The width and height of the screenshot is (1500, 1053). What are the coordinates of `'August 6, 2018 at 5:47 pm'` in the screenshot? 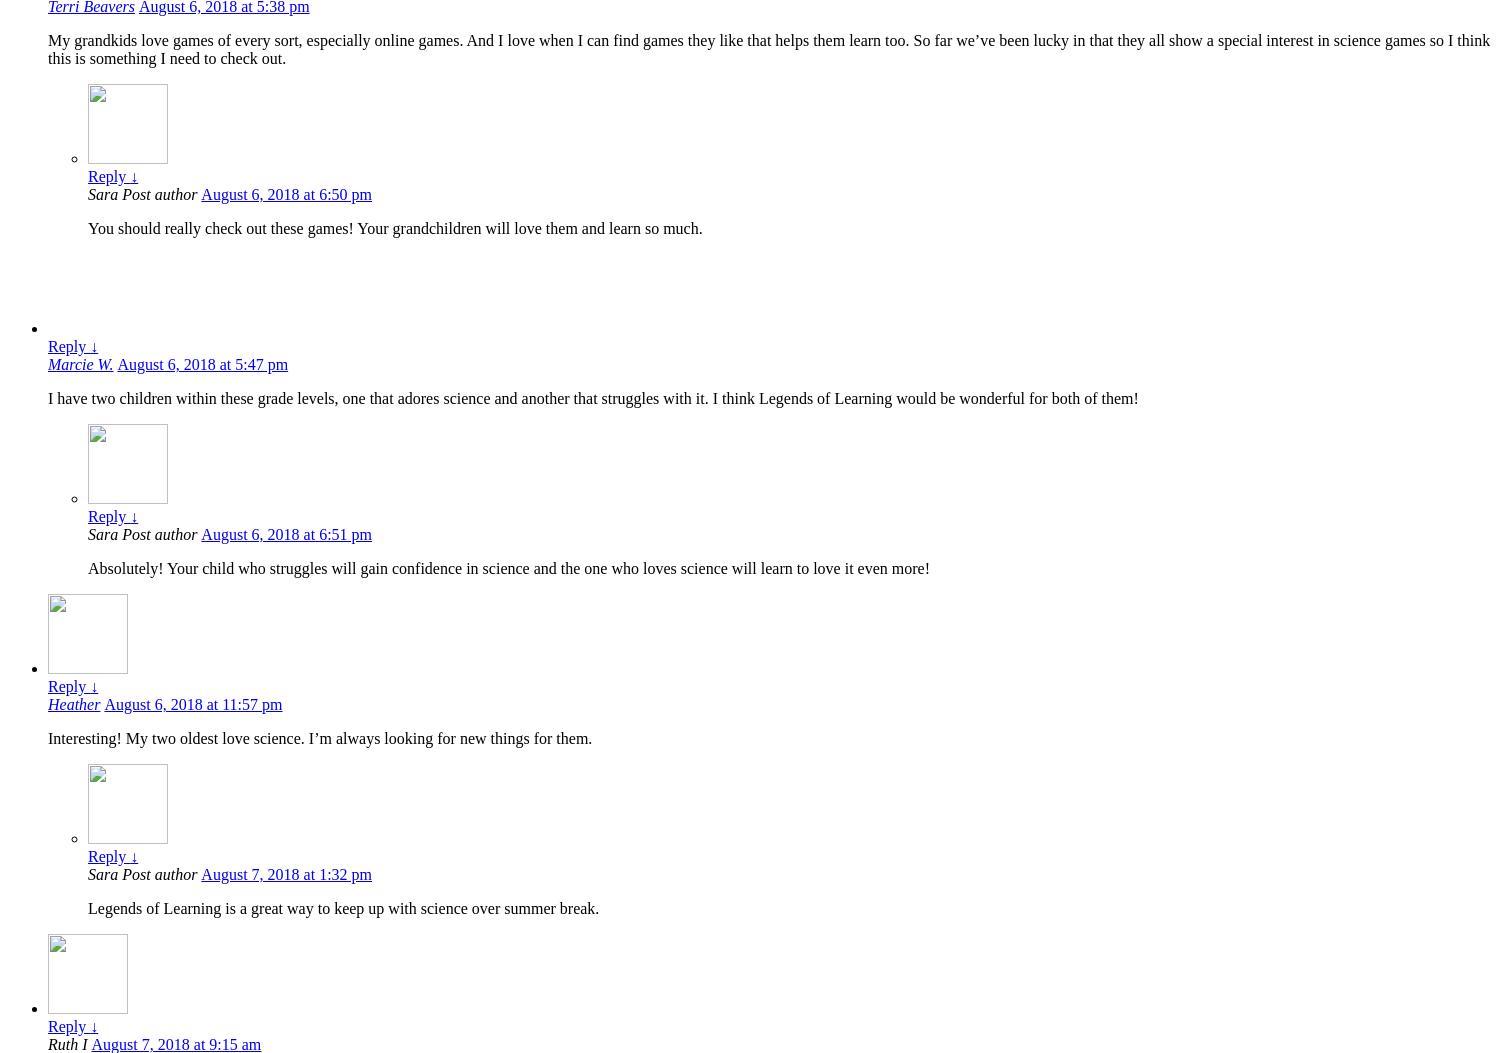 It's located at (201, 363).